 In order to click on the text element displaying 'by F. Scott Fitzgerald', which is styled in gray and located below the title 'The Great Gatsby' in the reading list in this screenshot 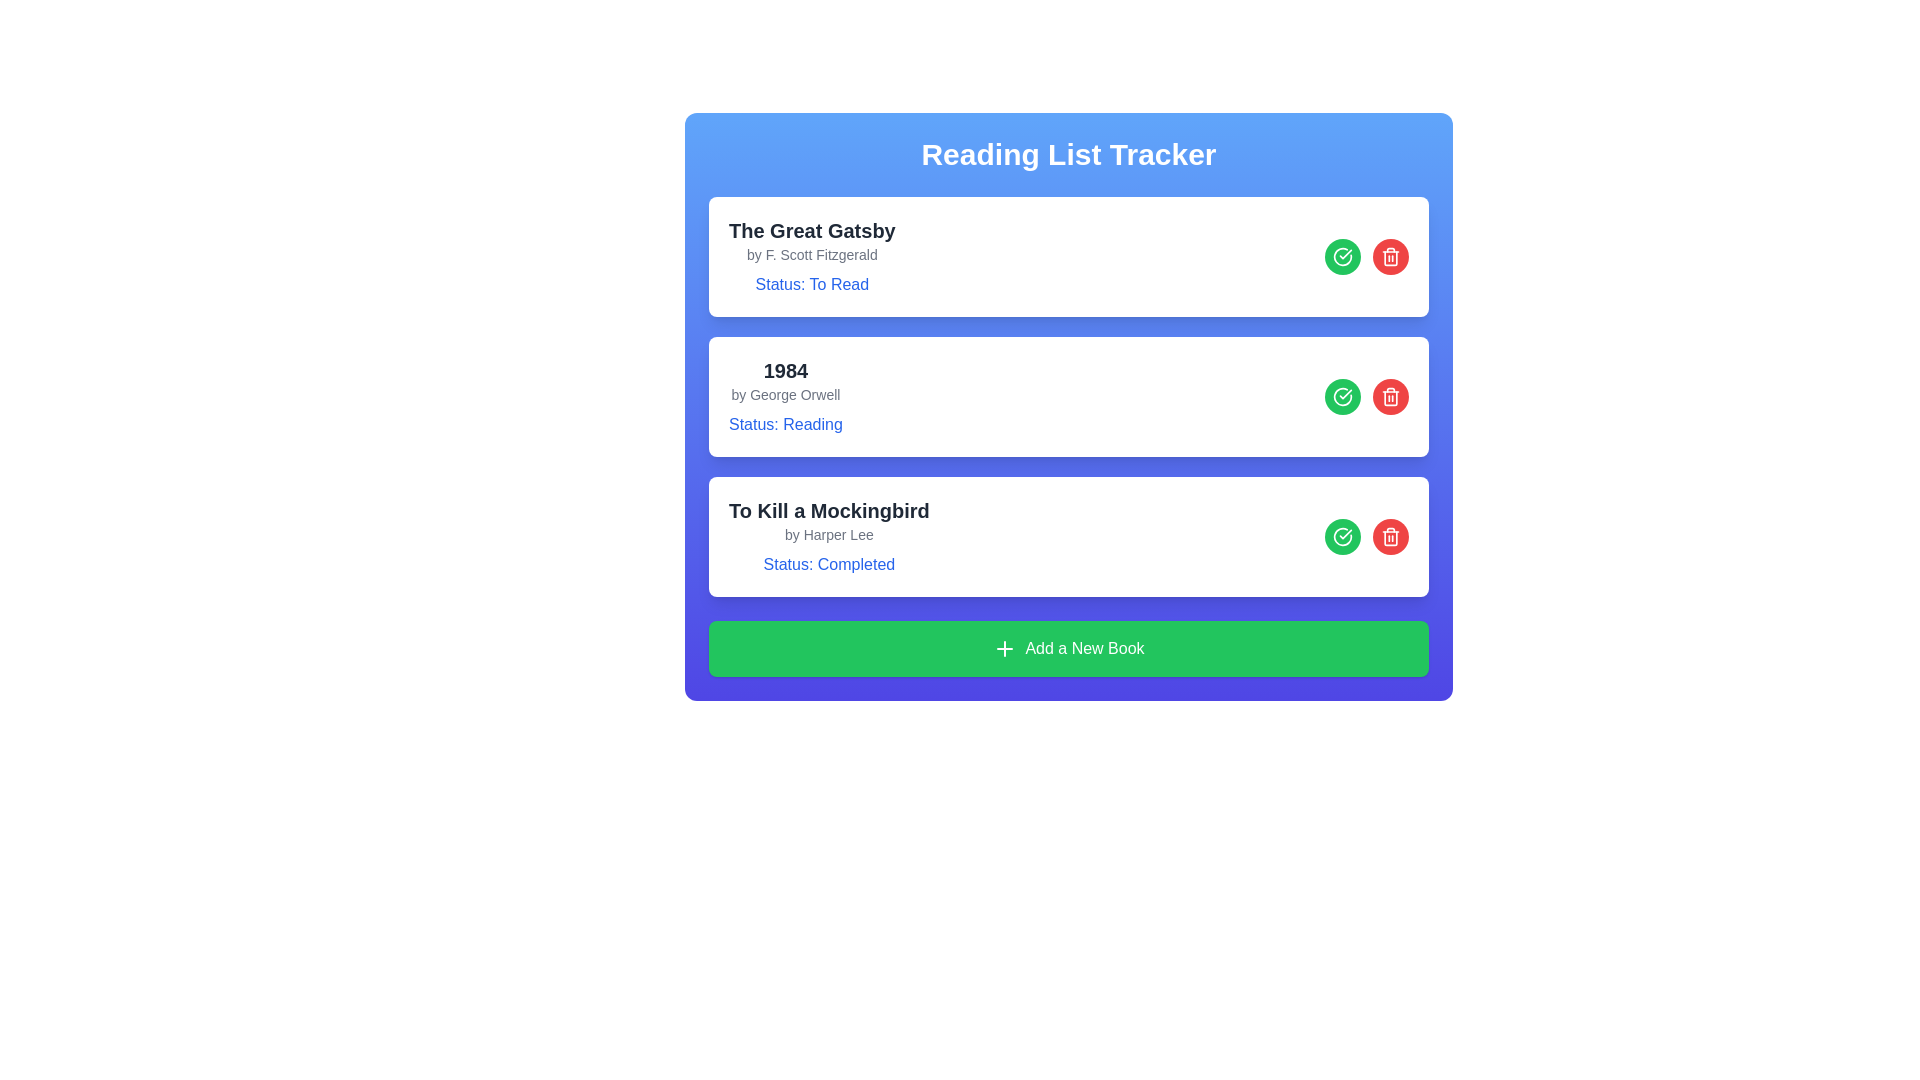, I will do `click(812, 253)`.